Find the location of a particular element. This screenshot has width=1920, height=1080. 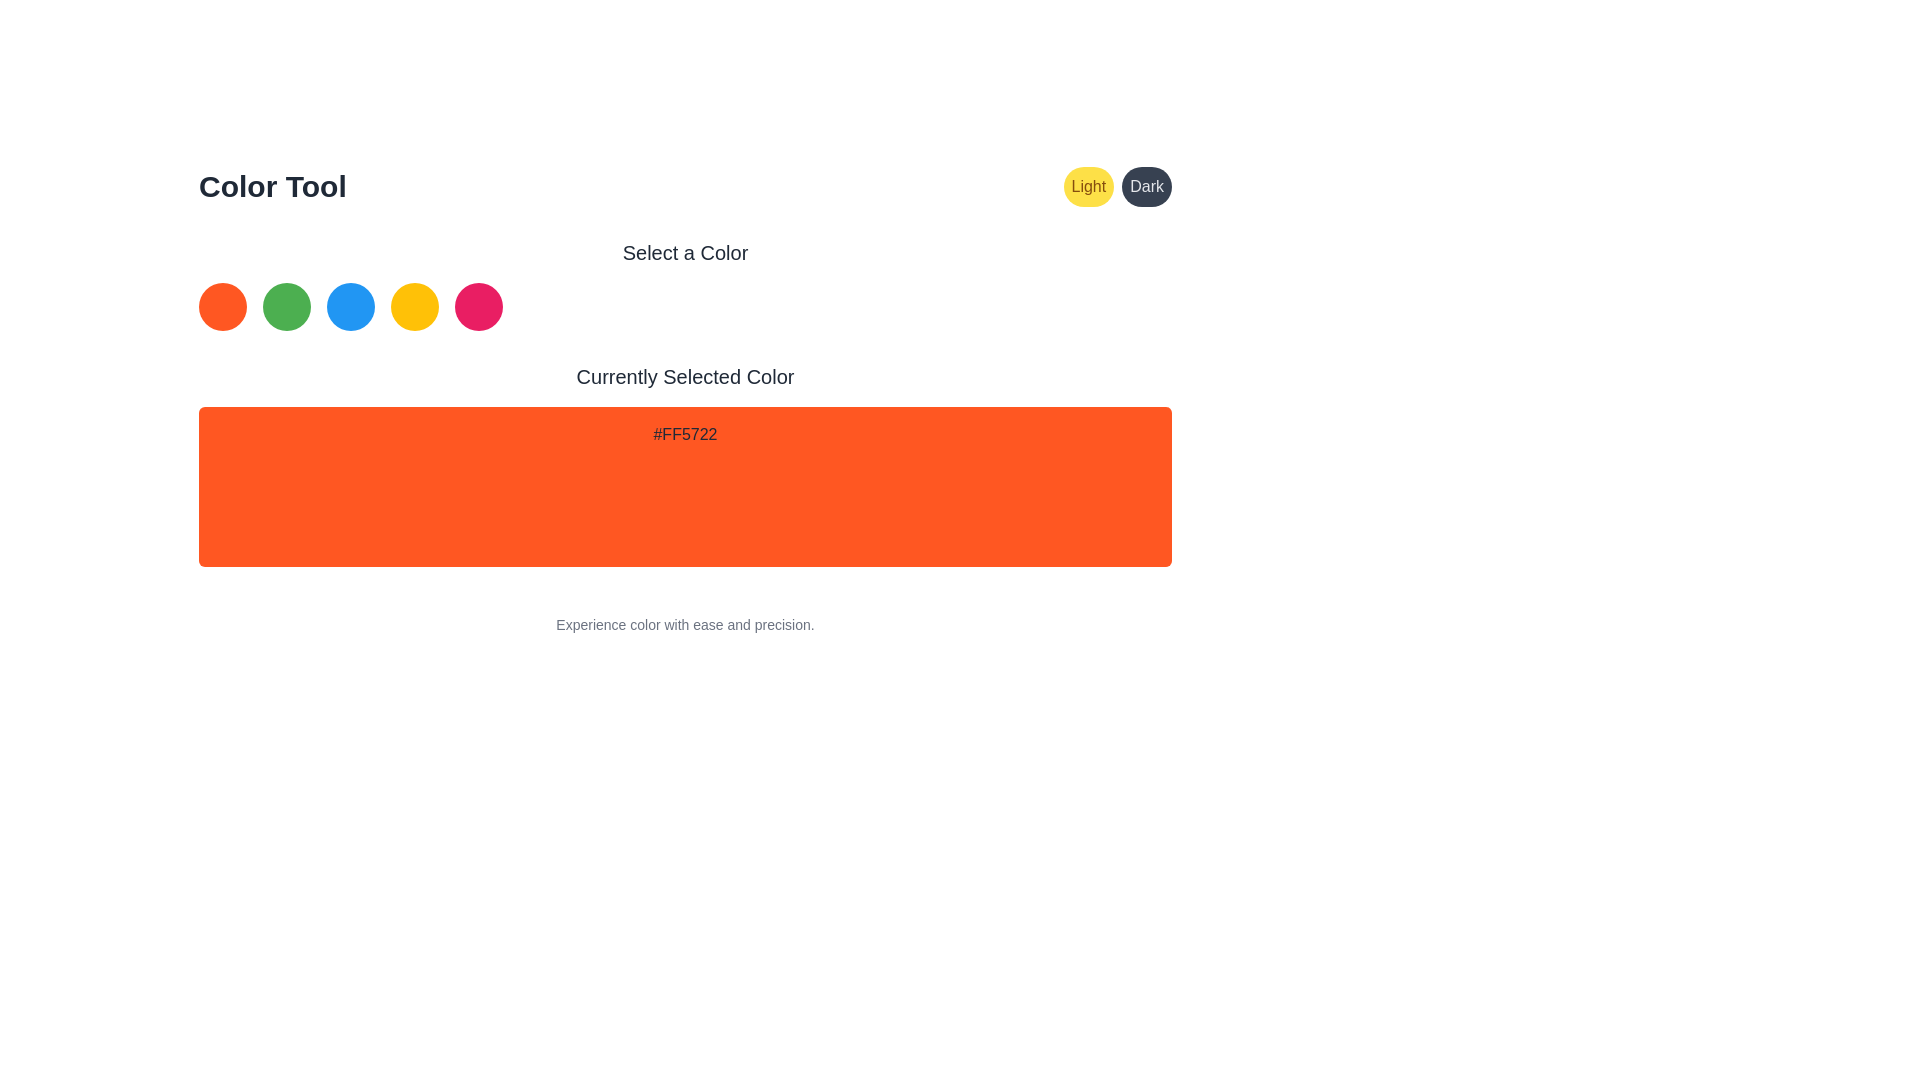

the 'Light' theme button located near the top-right of the interface is located at coordinates (1087, 186).